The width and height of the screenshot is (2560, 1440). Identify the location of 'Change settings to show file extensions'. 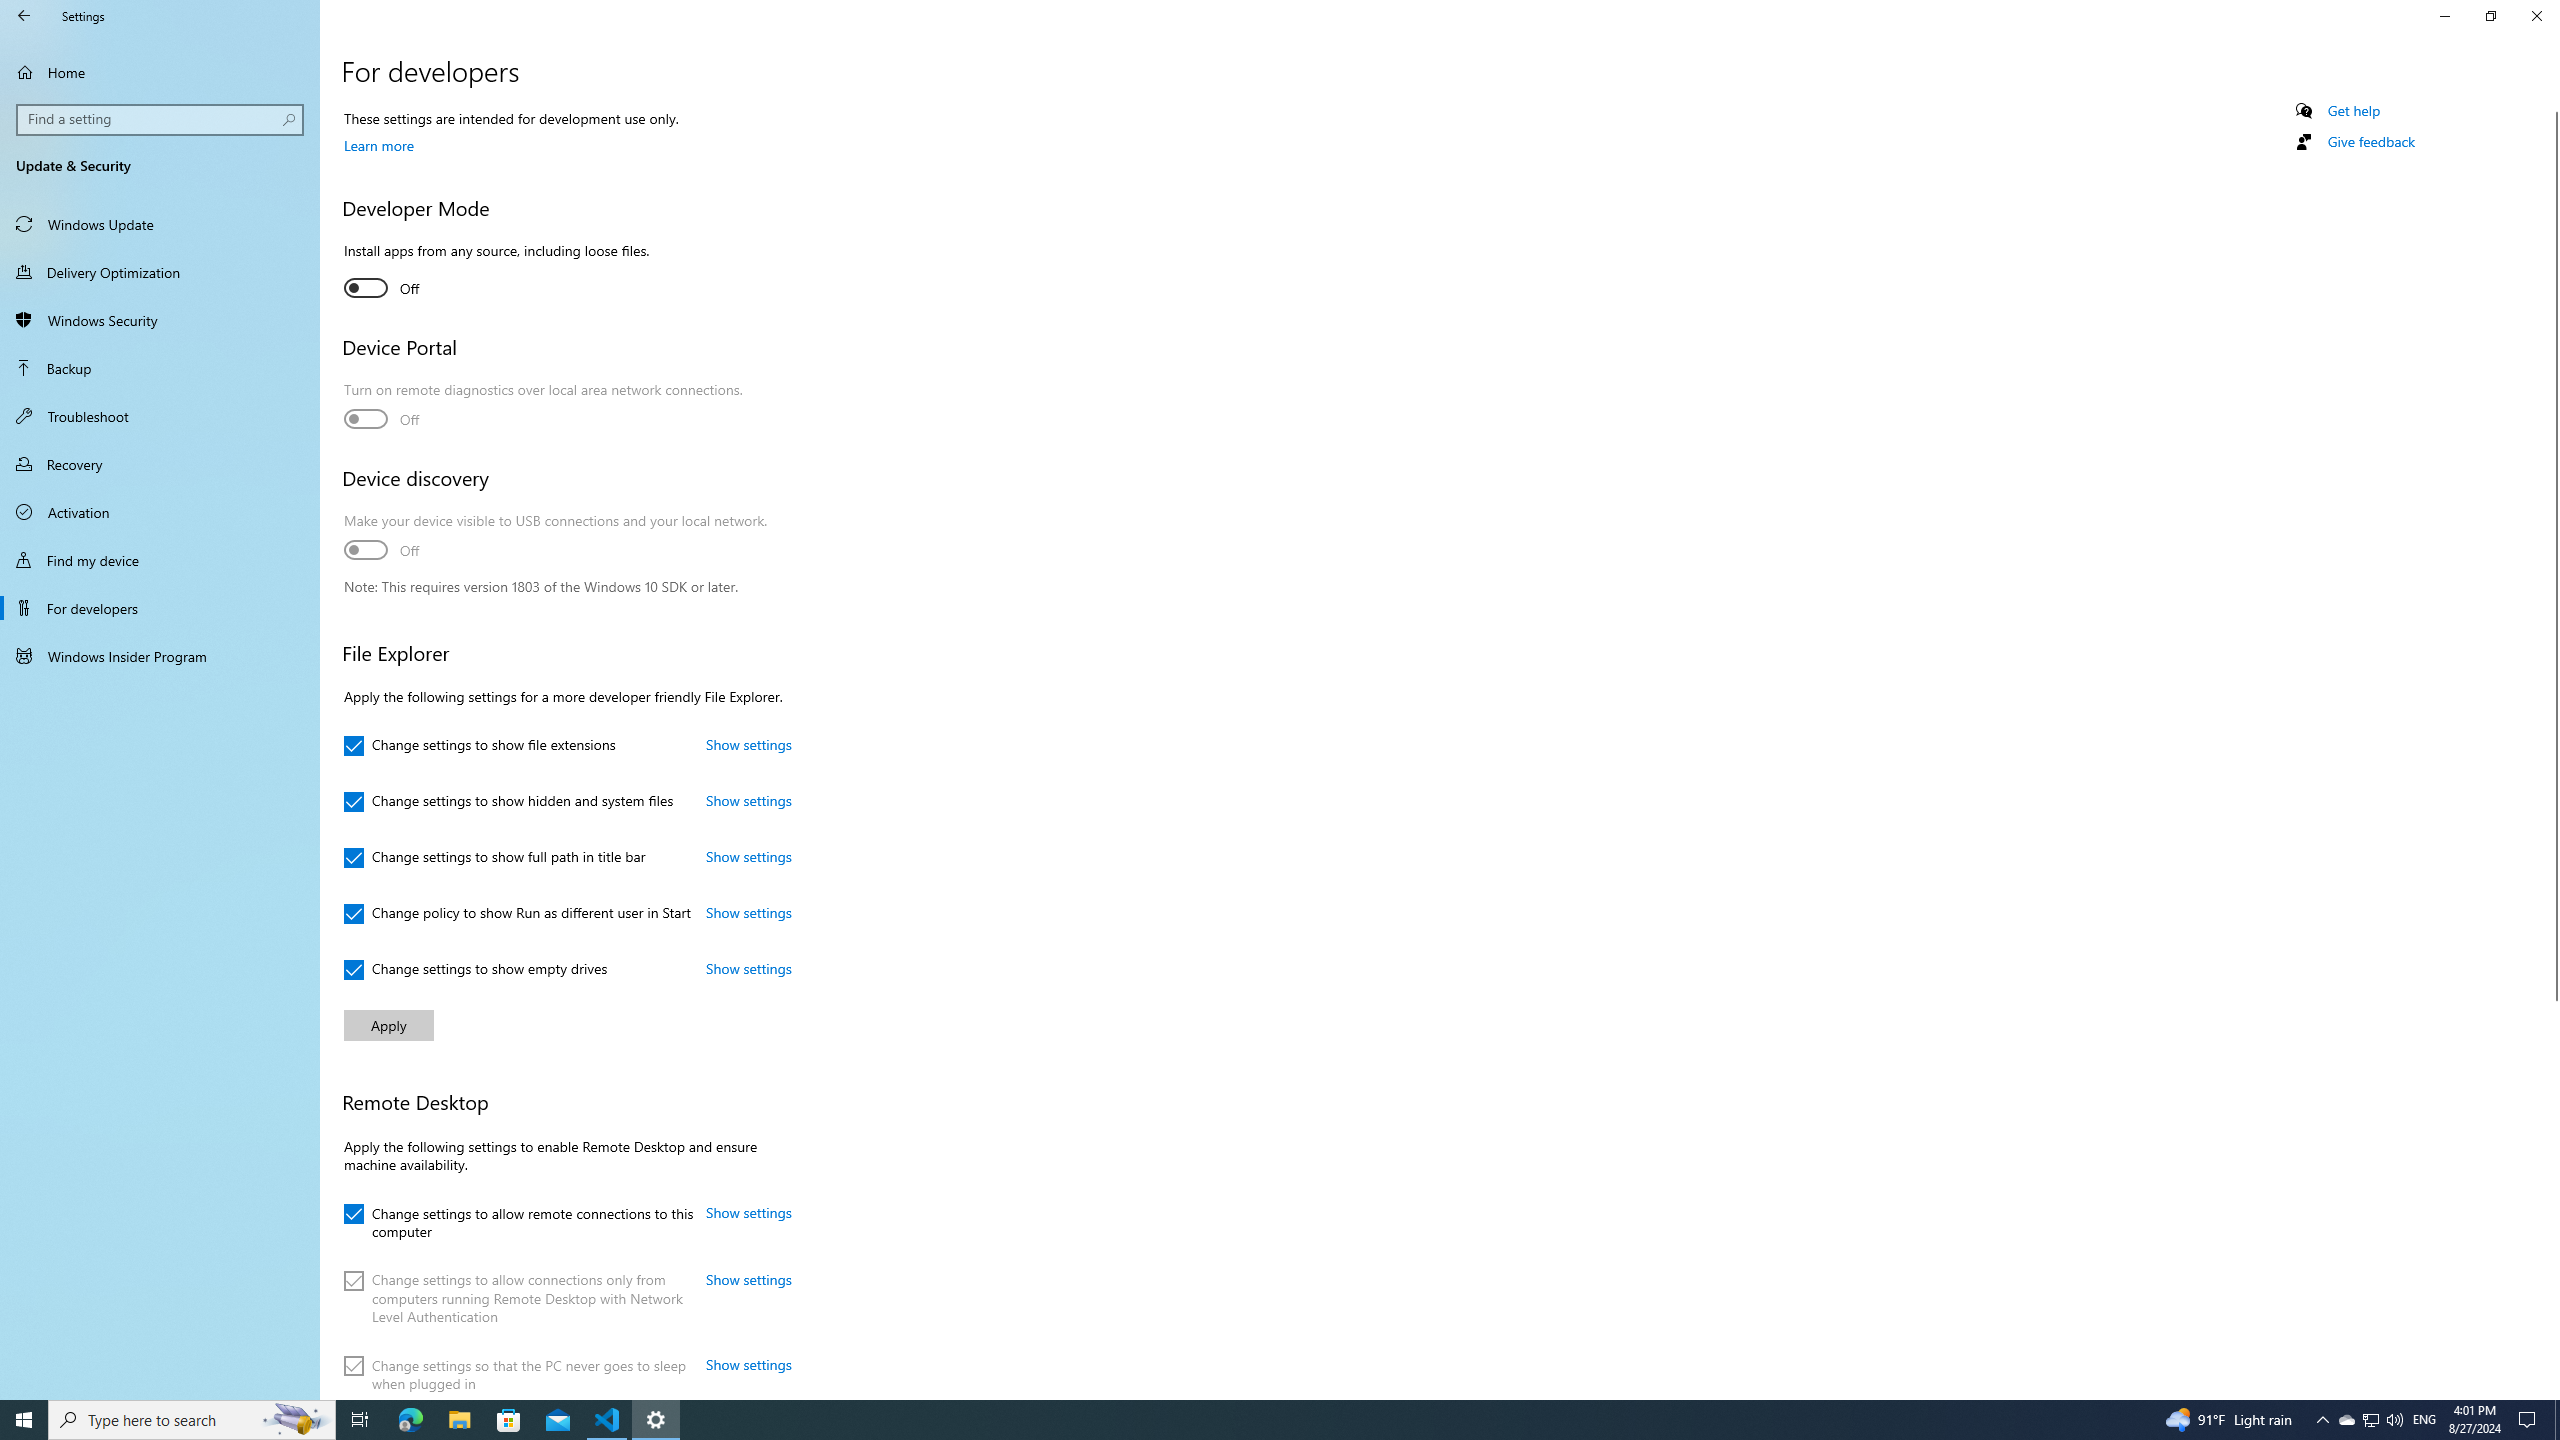
(480, 744).